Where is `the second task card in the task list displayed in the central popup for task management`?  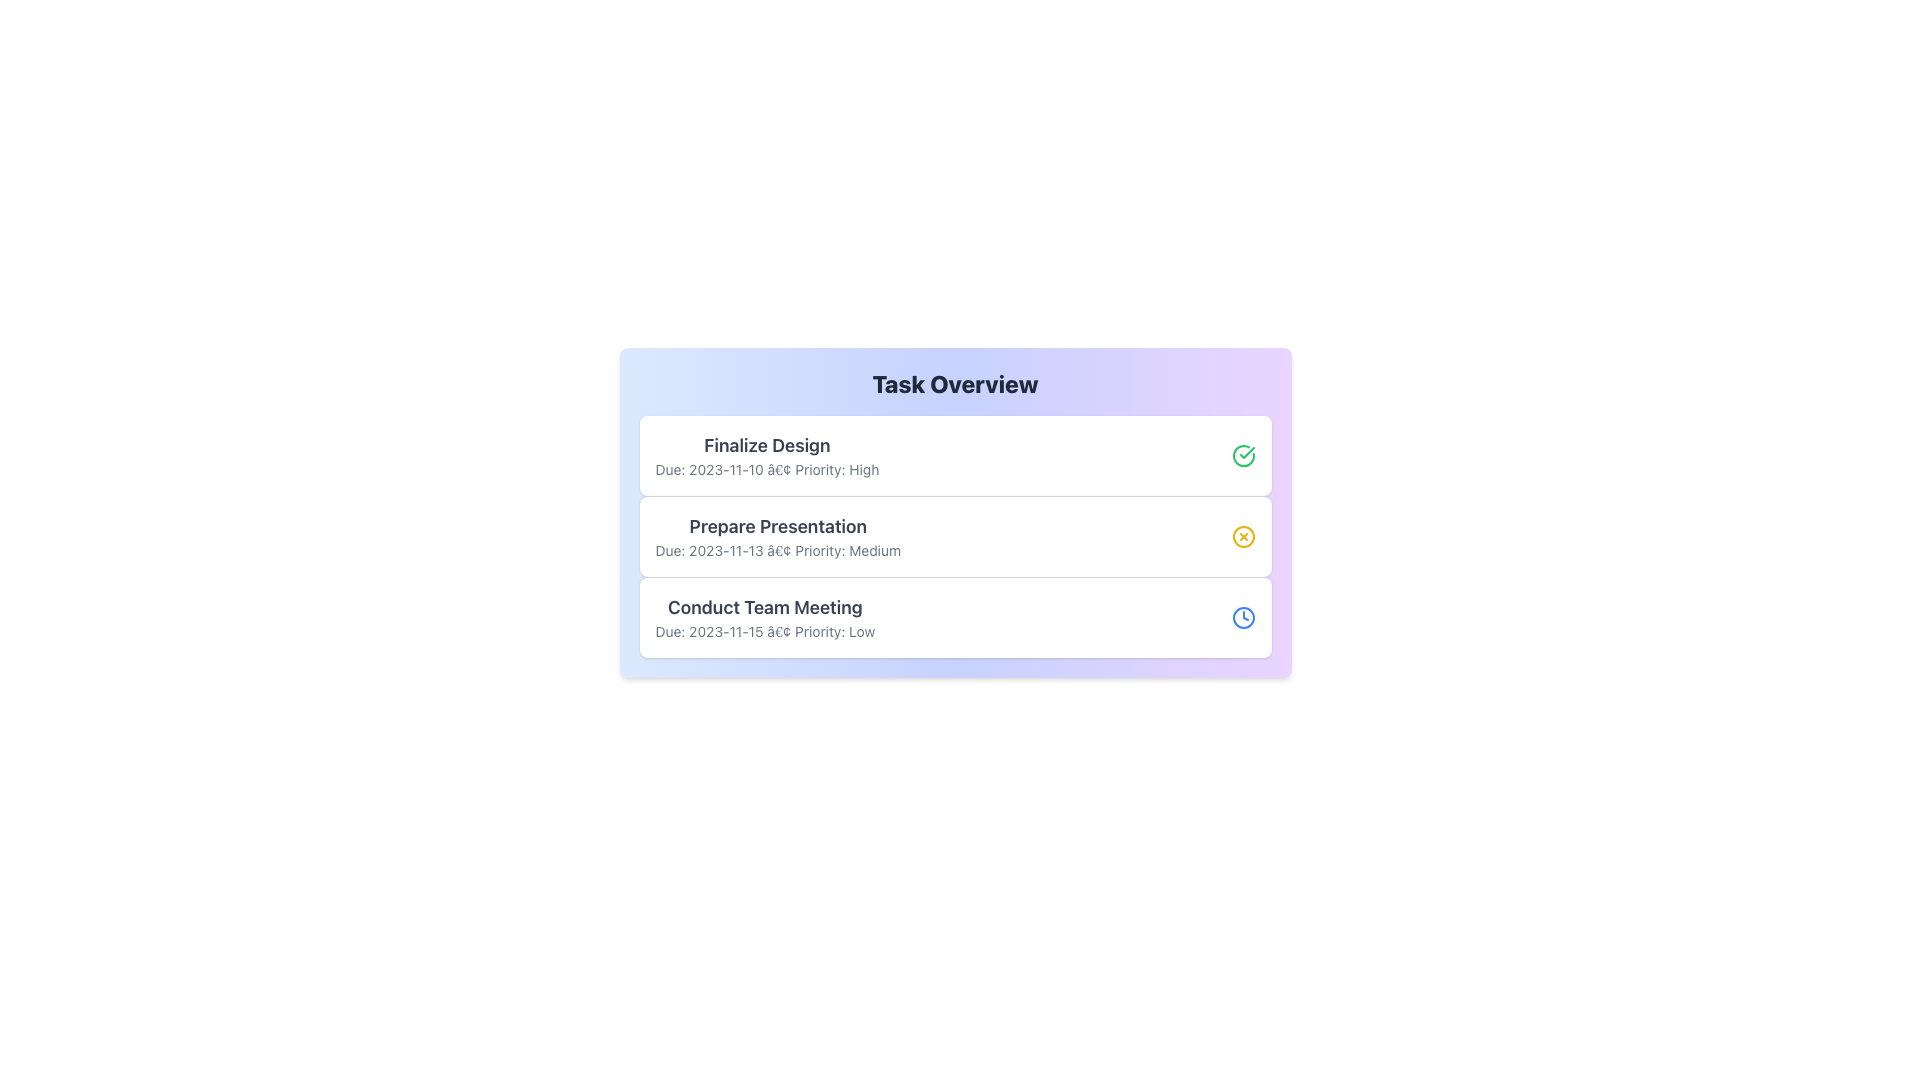 the second task card in the task list displayed in the central popup for task management is located at coordinates (954, 512).